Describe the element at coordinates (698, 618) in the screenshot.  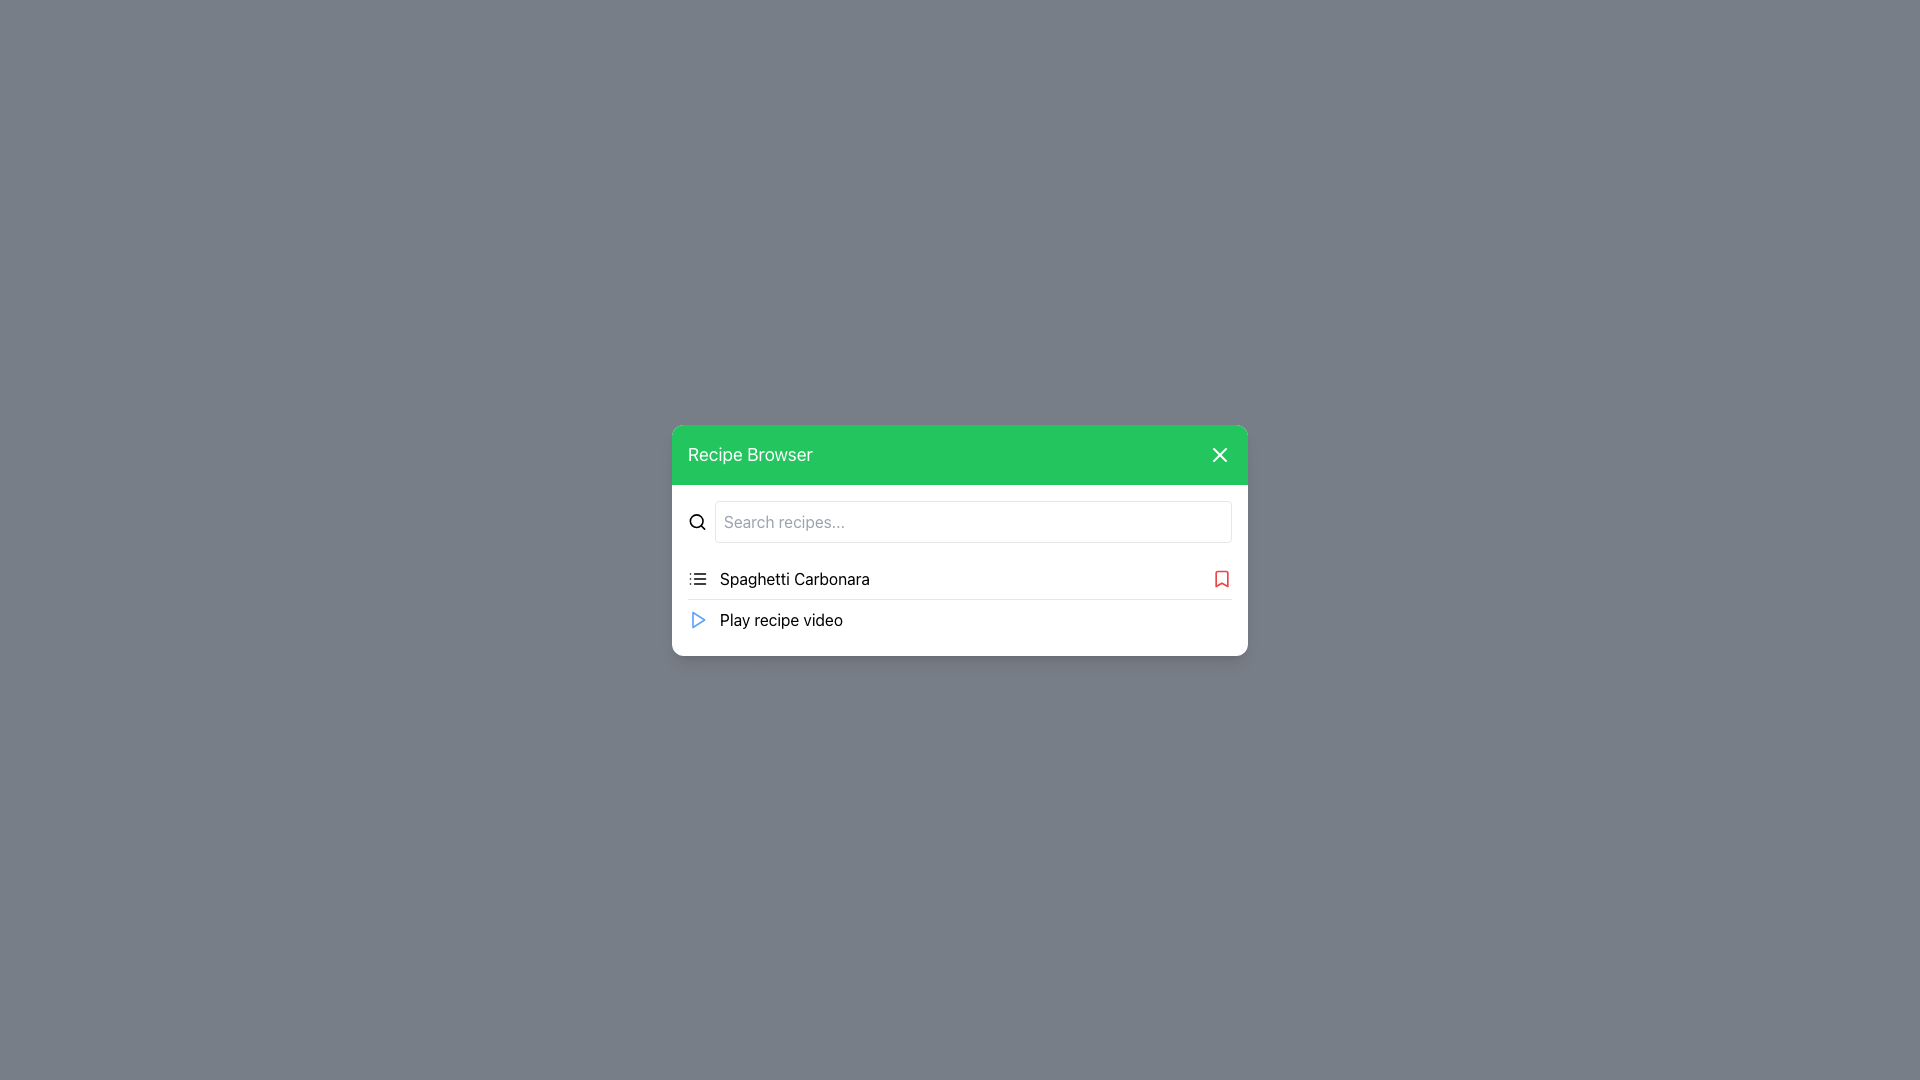
I see `the triangular play icon located at the far left of the row corresponding to 'Play recipe video', which visually represents the action to trigger video playback` at that location.